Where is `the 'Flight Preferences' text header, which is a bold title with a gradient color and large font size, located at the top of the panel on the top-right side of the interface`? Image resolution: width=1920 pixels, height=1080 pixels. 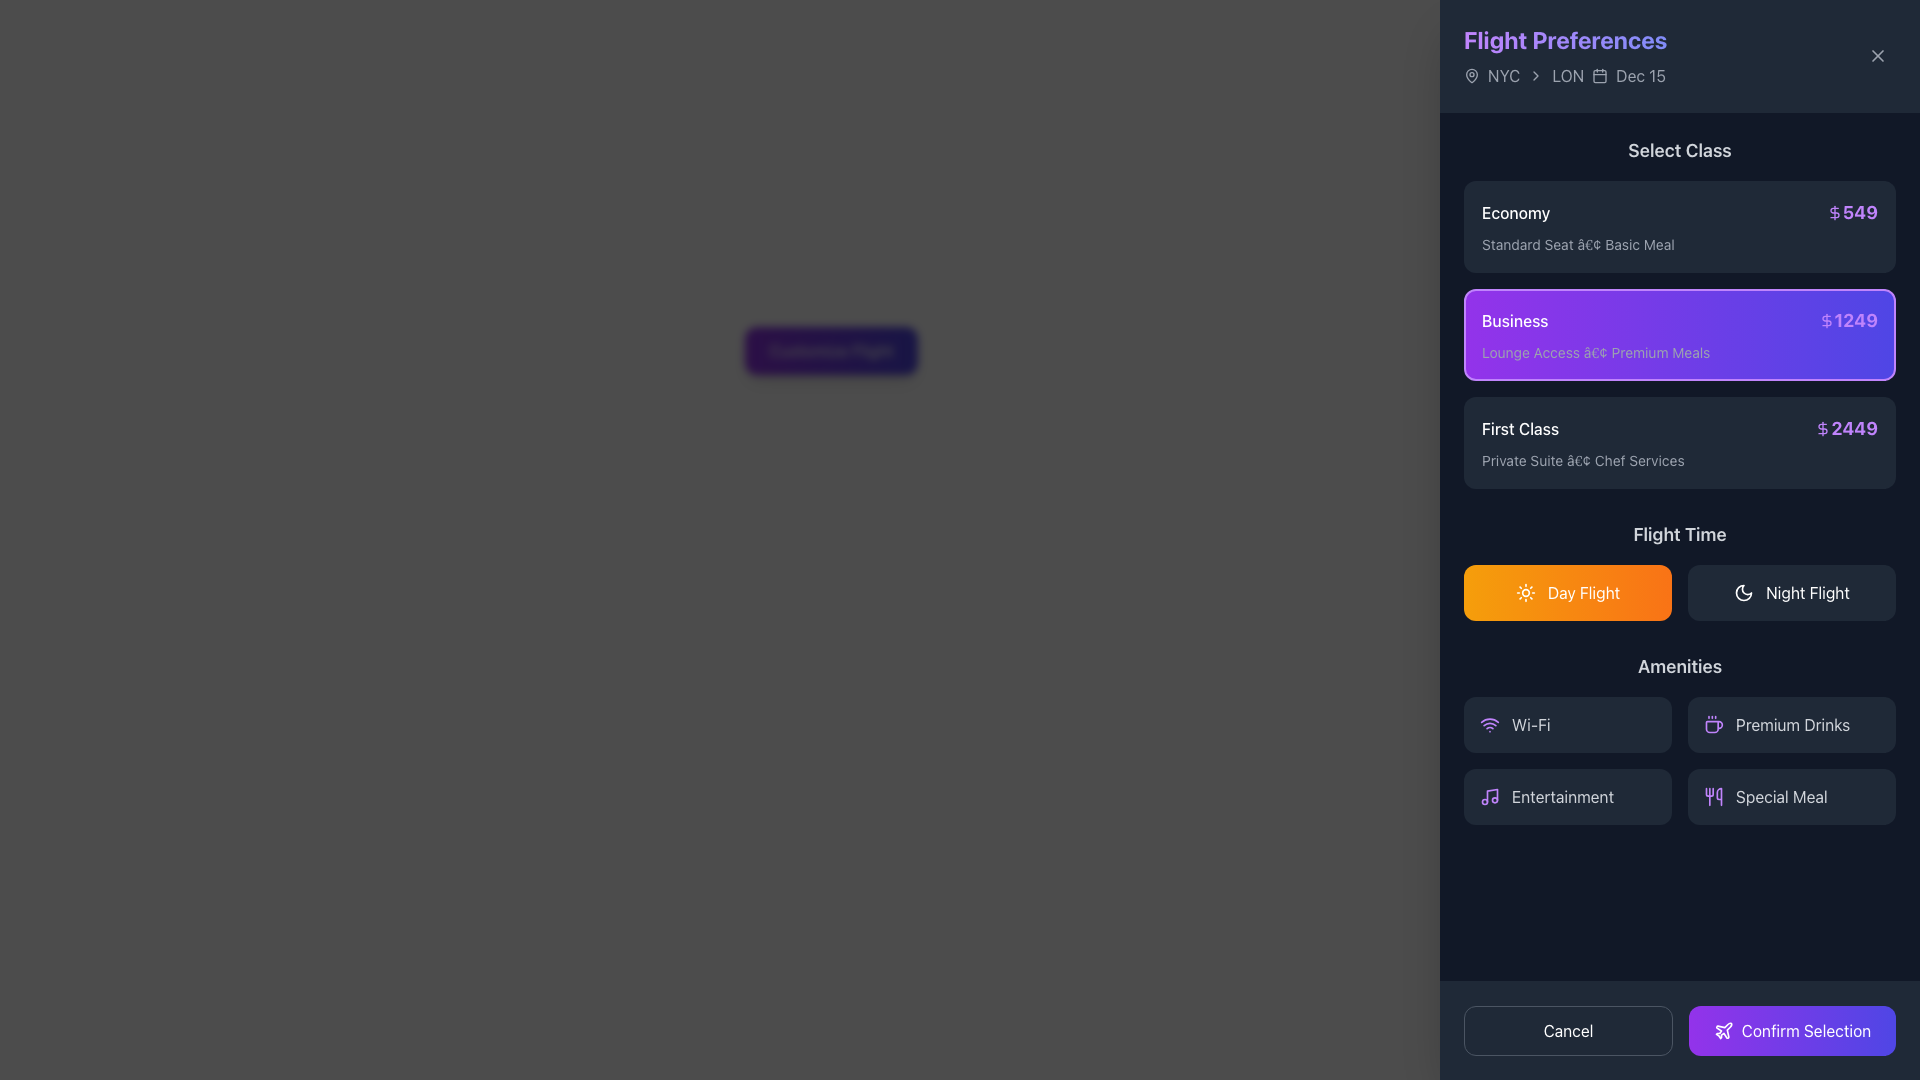
the 'Flight Preferences' text header, which is a bold title with a gradient color and large font size, located at the top of the panel on the top-right side of the interface is located at coordinates (1564, 39).